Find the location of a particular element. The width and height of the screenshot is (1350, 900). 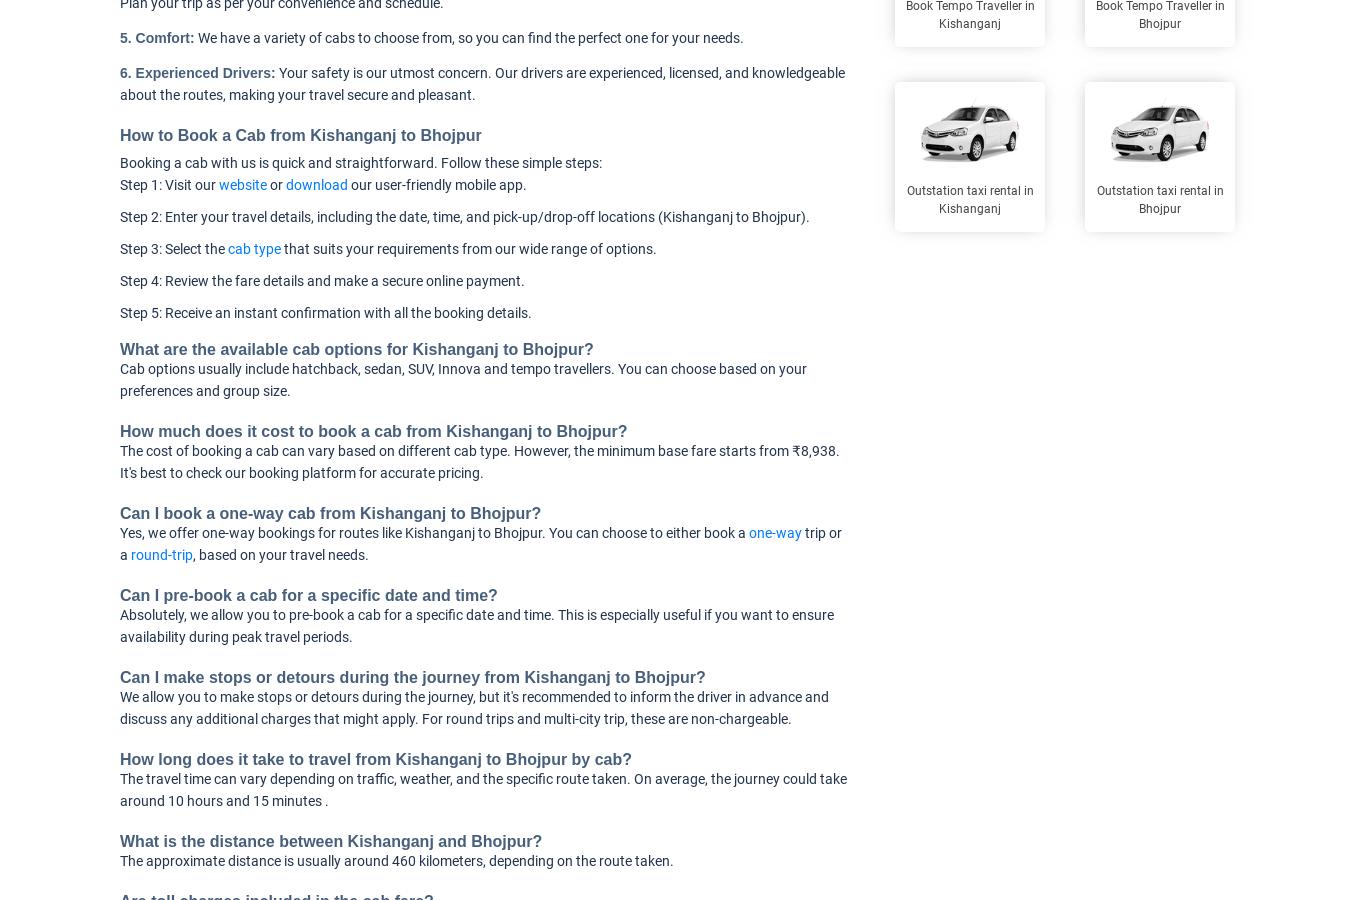

'website' is located at coordinates (242, 185).